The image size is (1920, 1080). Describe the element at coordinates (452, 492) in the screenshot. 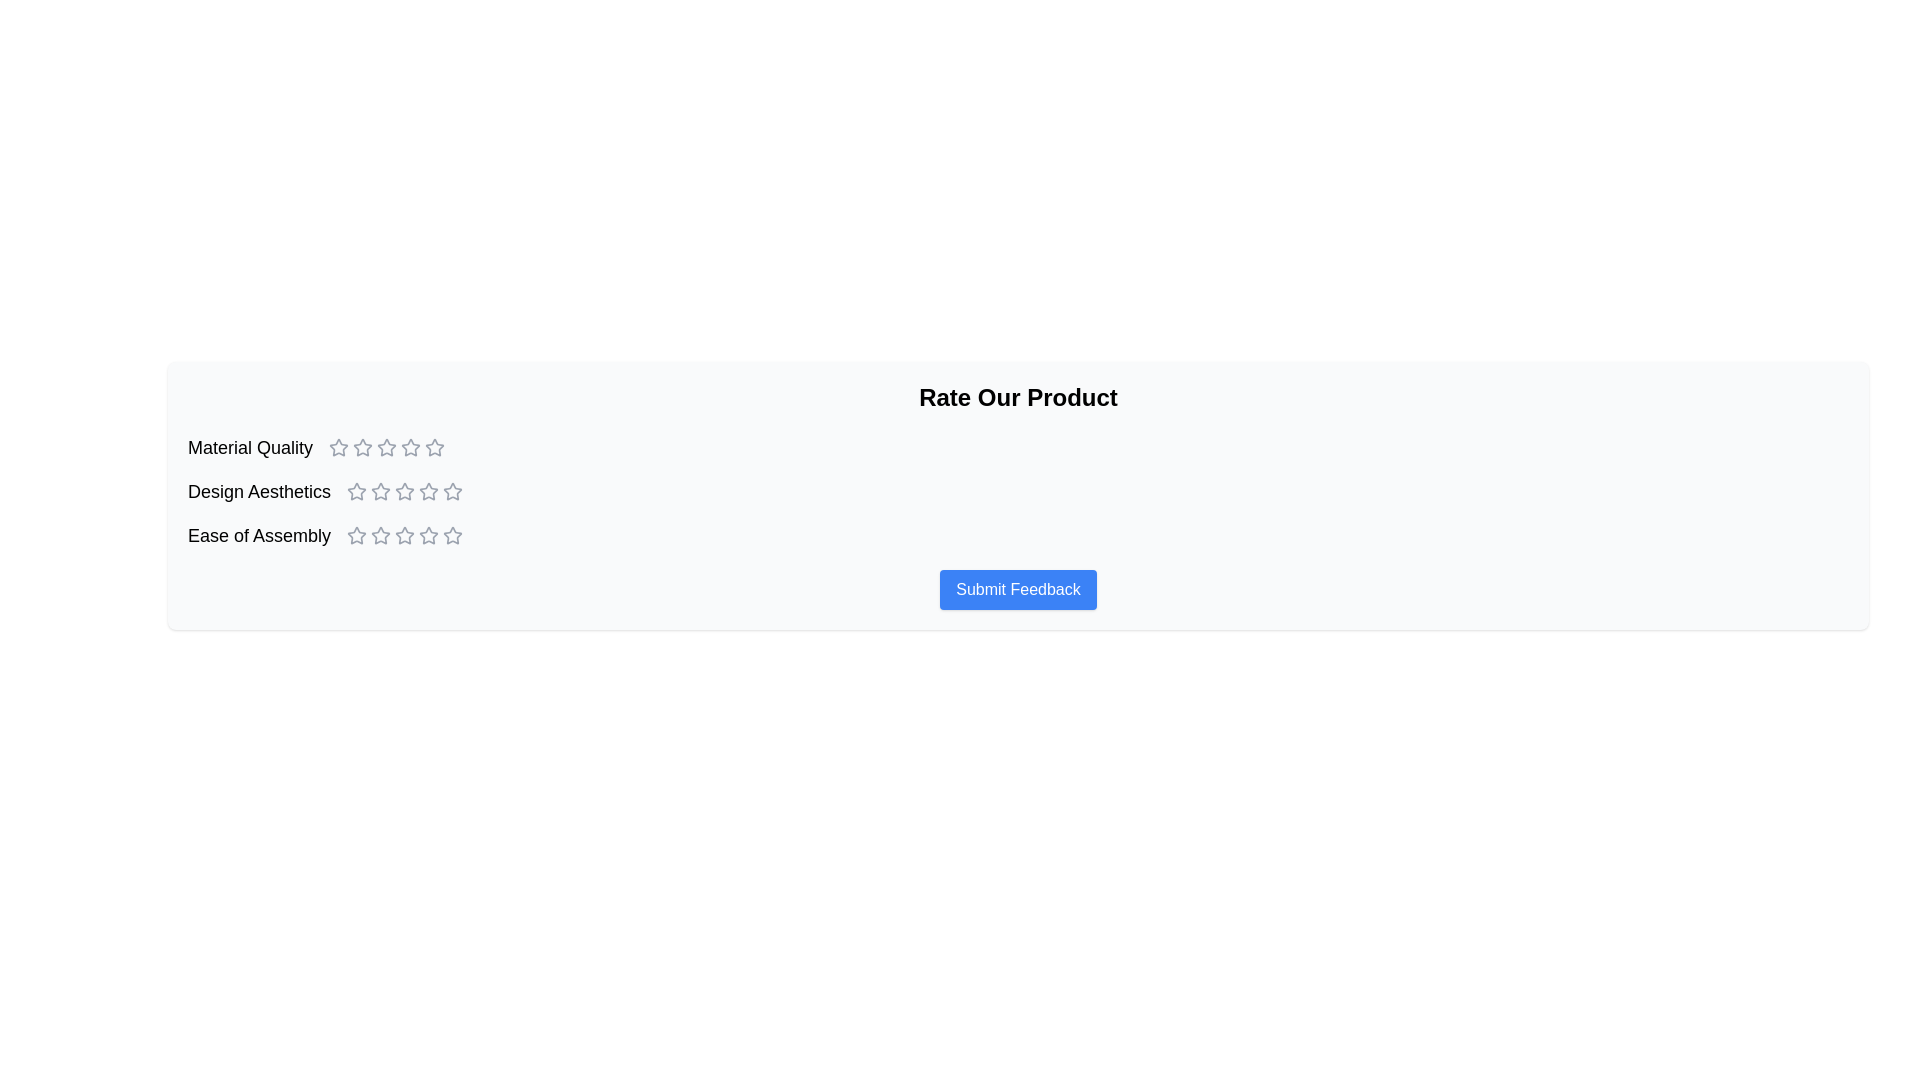

I see `the fifth star icon in the rating system for 'Design Aesthetics'` at that location.